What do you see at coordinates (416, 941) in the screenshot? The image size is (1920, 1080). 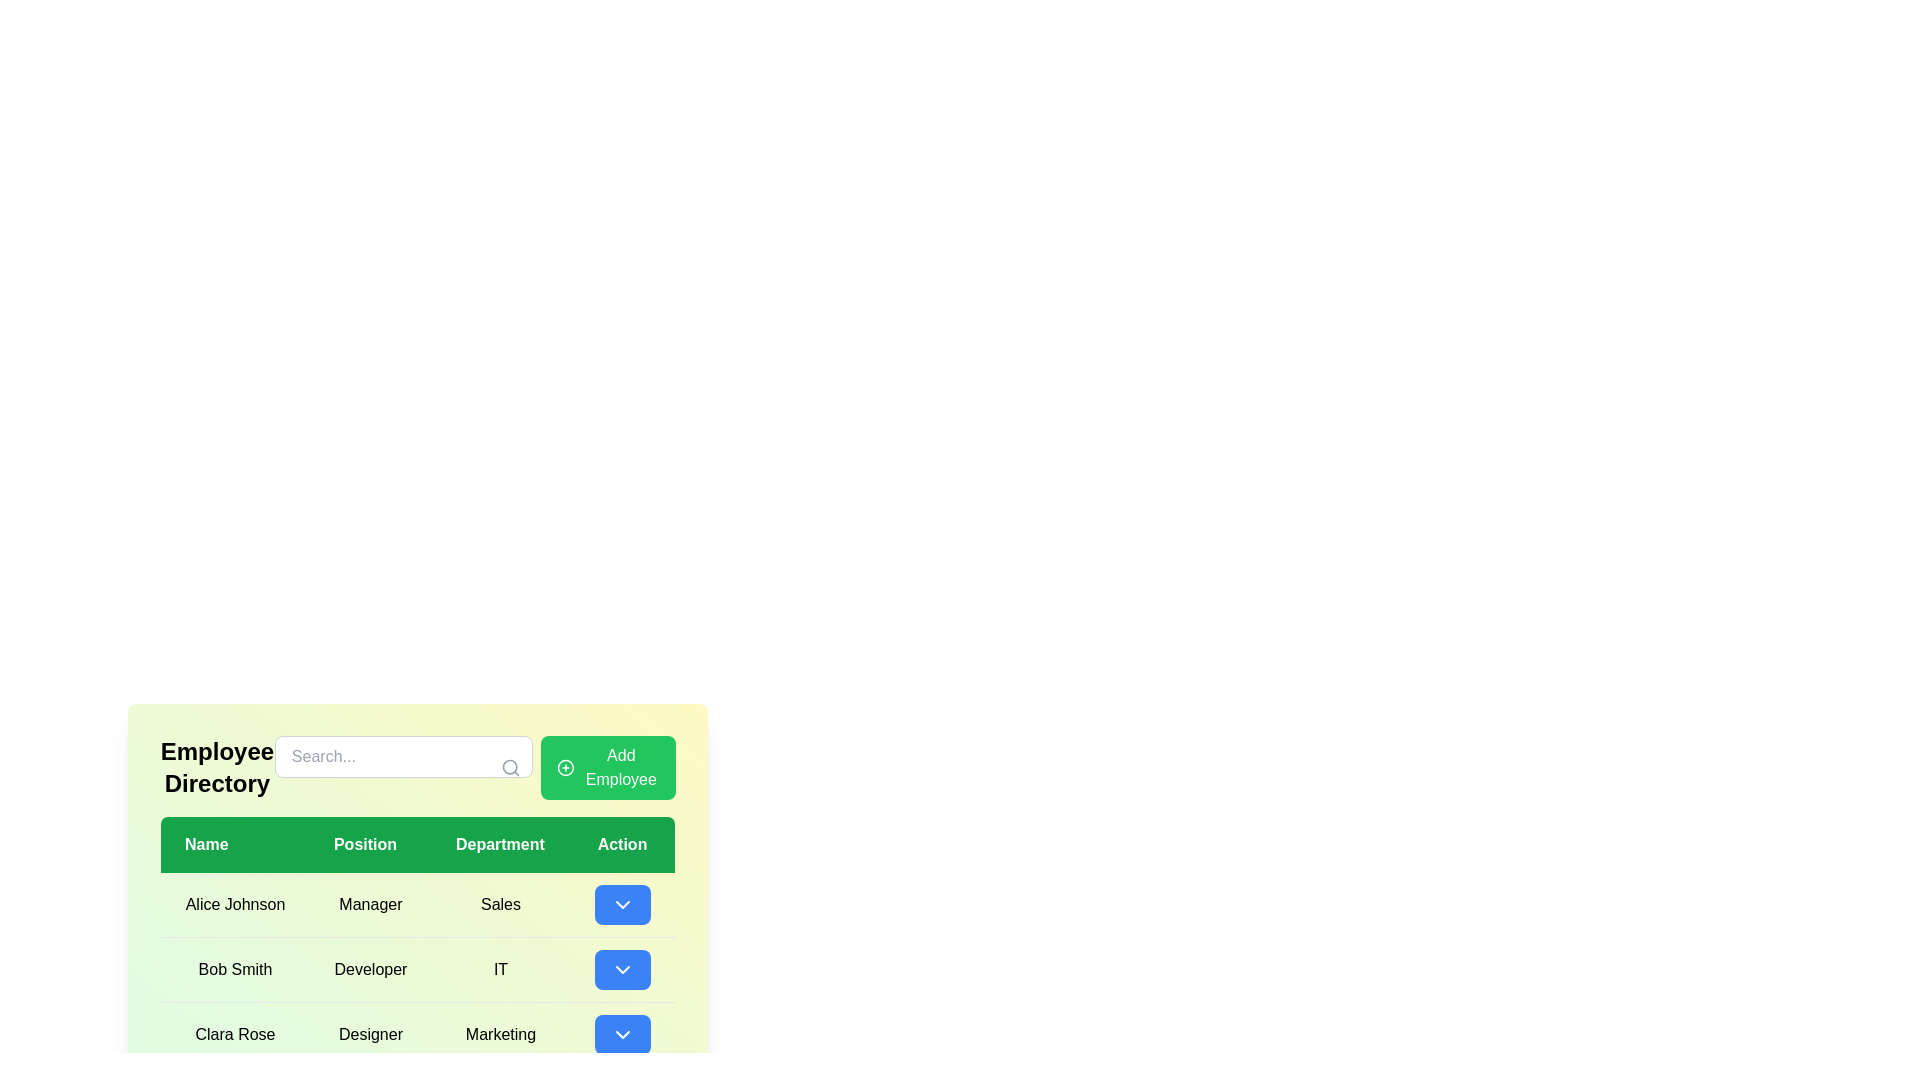 I see `the table cell displaying 'Developer' in the 'Position' column of the Employee Directory, located in the second row of the table` at bounding box center [416, 941].